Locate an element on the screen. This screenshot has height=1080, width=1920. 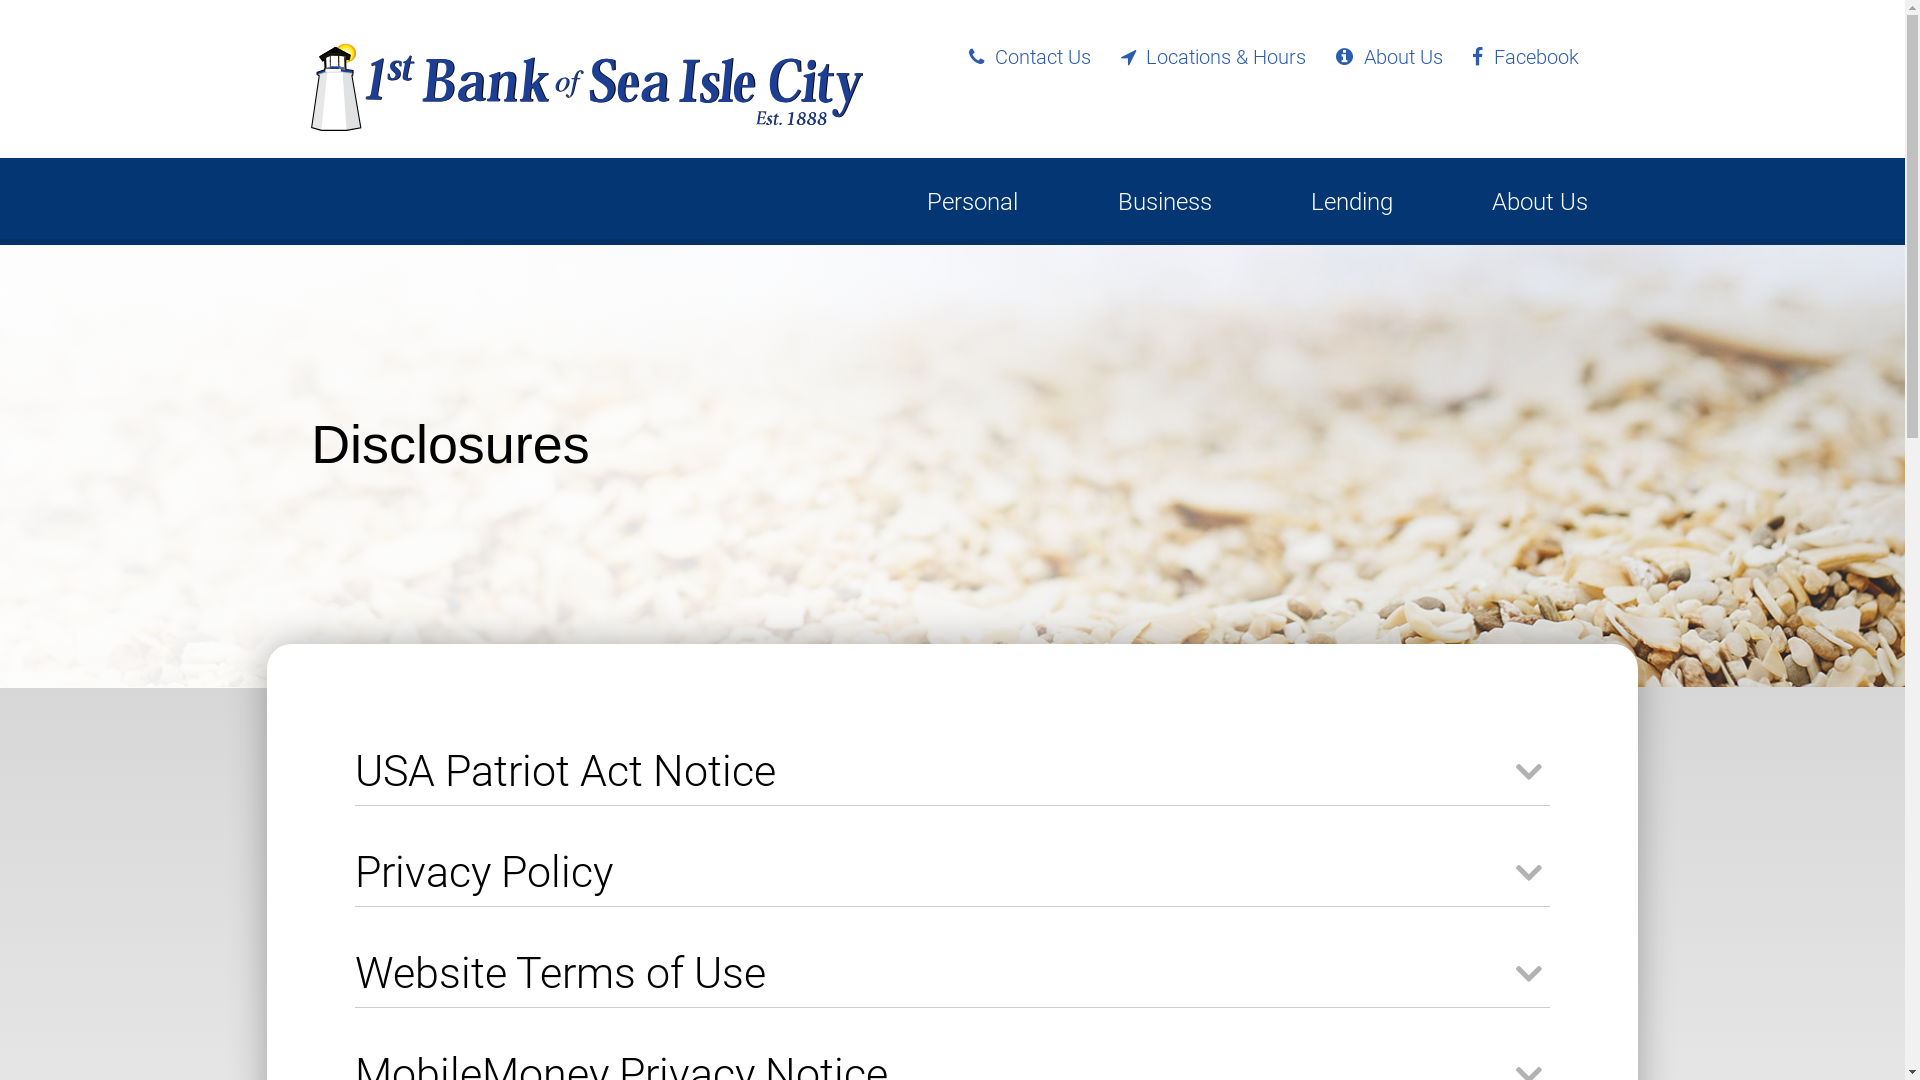
'Contact Us' is located at coordinates (1029, 56).